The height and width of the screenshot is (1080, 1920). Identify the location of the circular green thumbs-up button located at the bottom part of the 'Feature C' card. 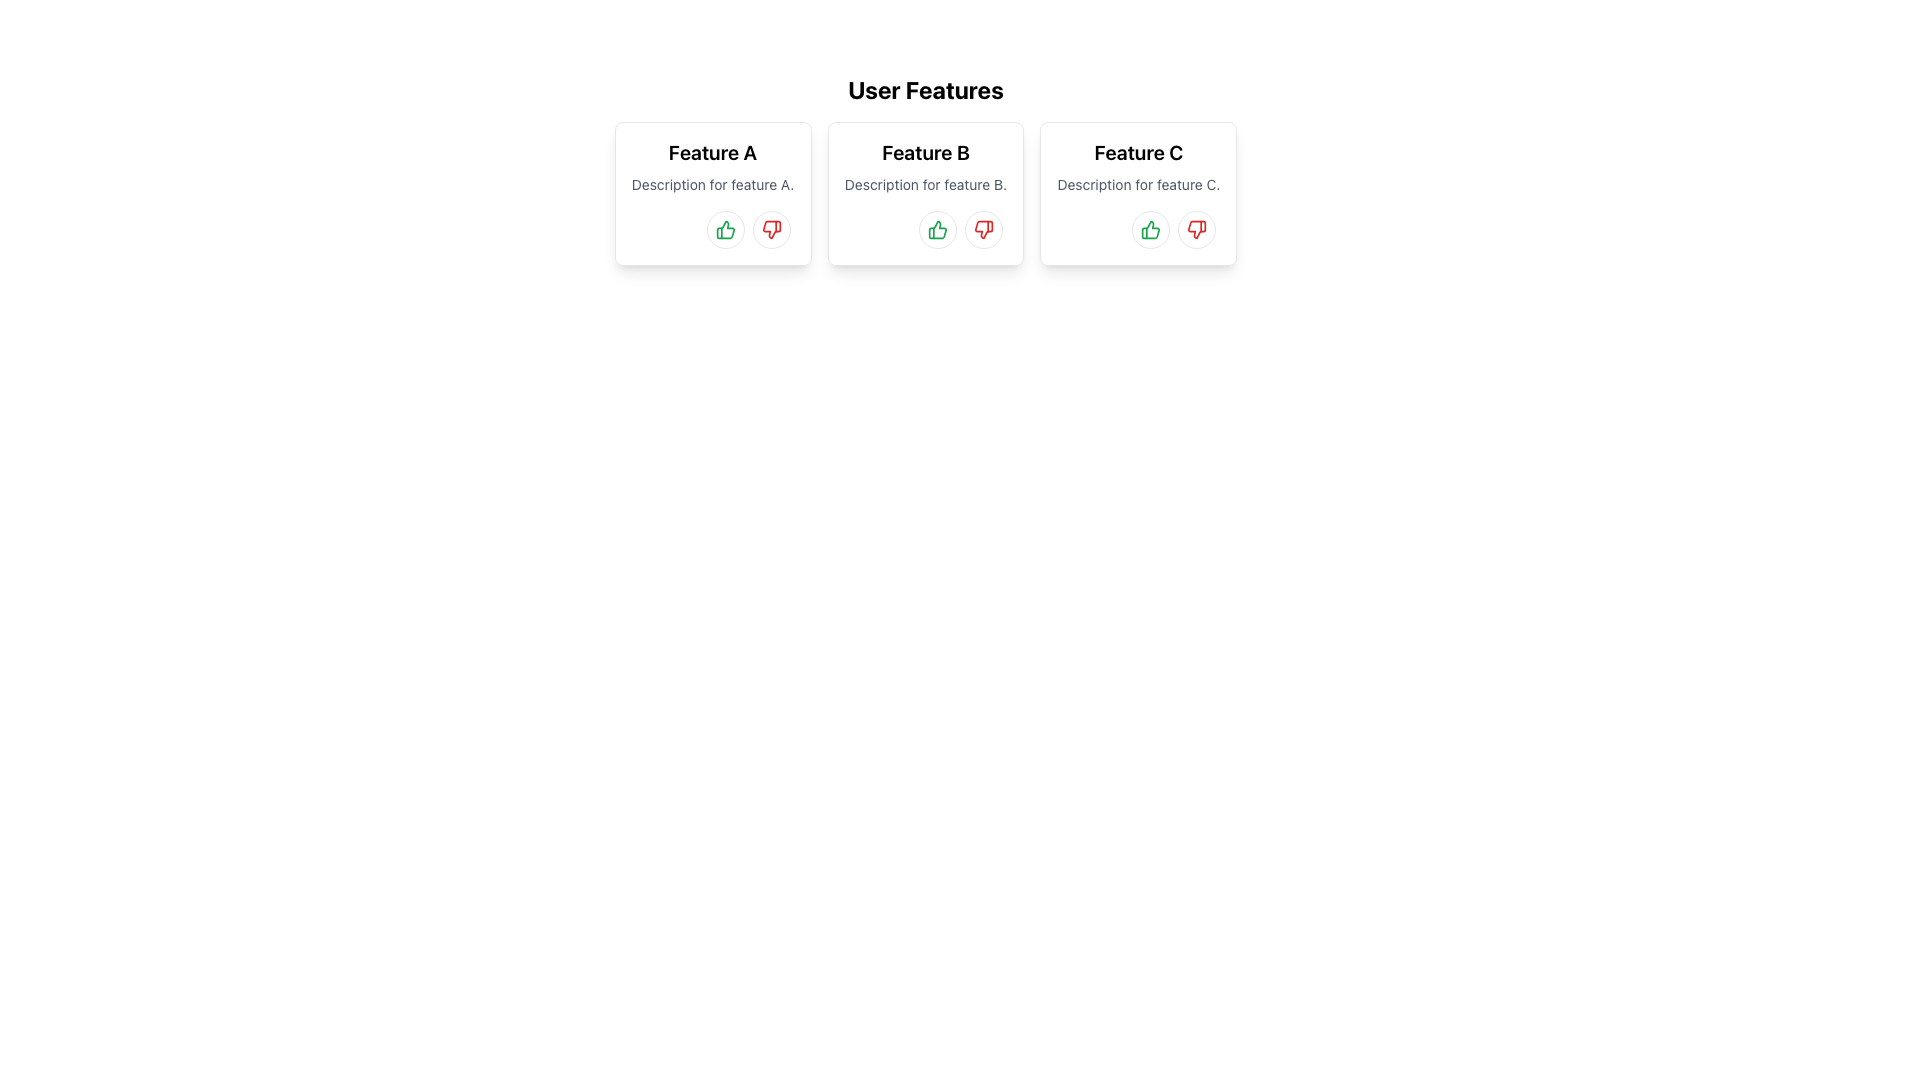
(1151, 229).